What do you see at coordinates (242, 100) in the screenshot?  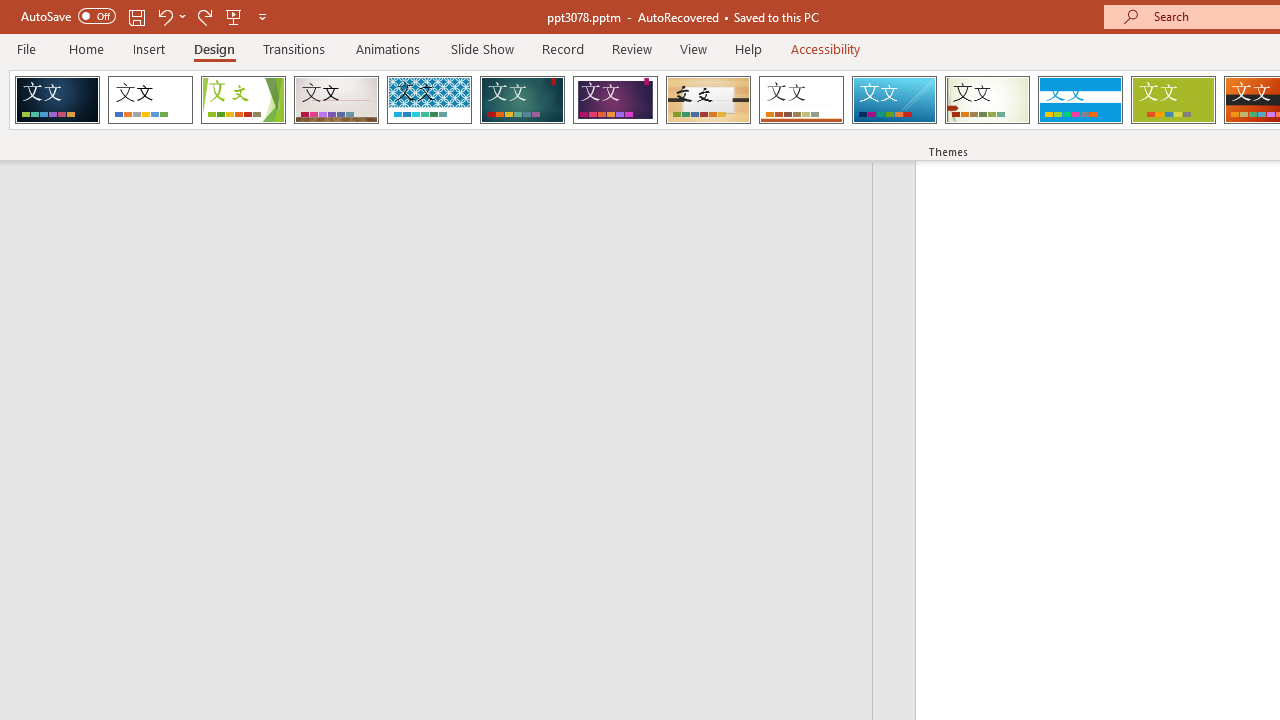 I see `'Facet'` at bounding box center [242, 100].